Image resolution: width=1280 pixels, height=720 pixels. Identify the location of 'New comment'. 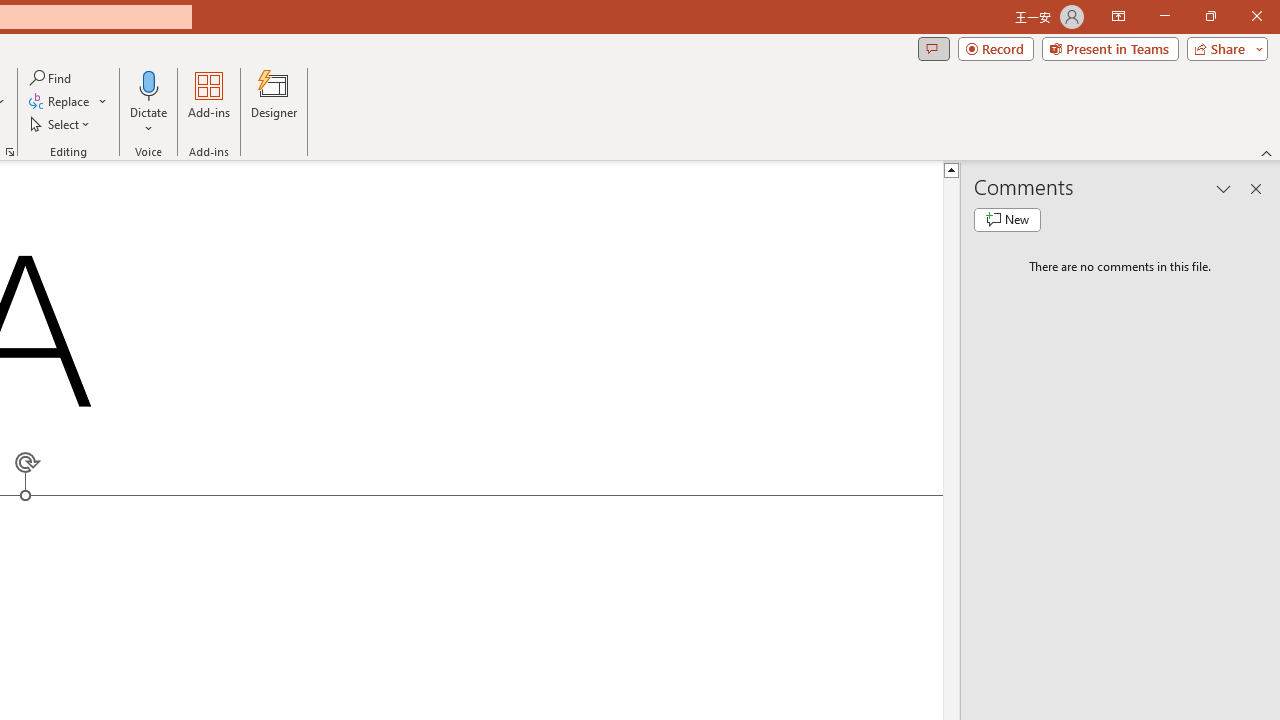
(1007, 219).